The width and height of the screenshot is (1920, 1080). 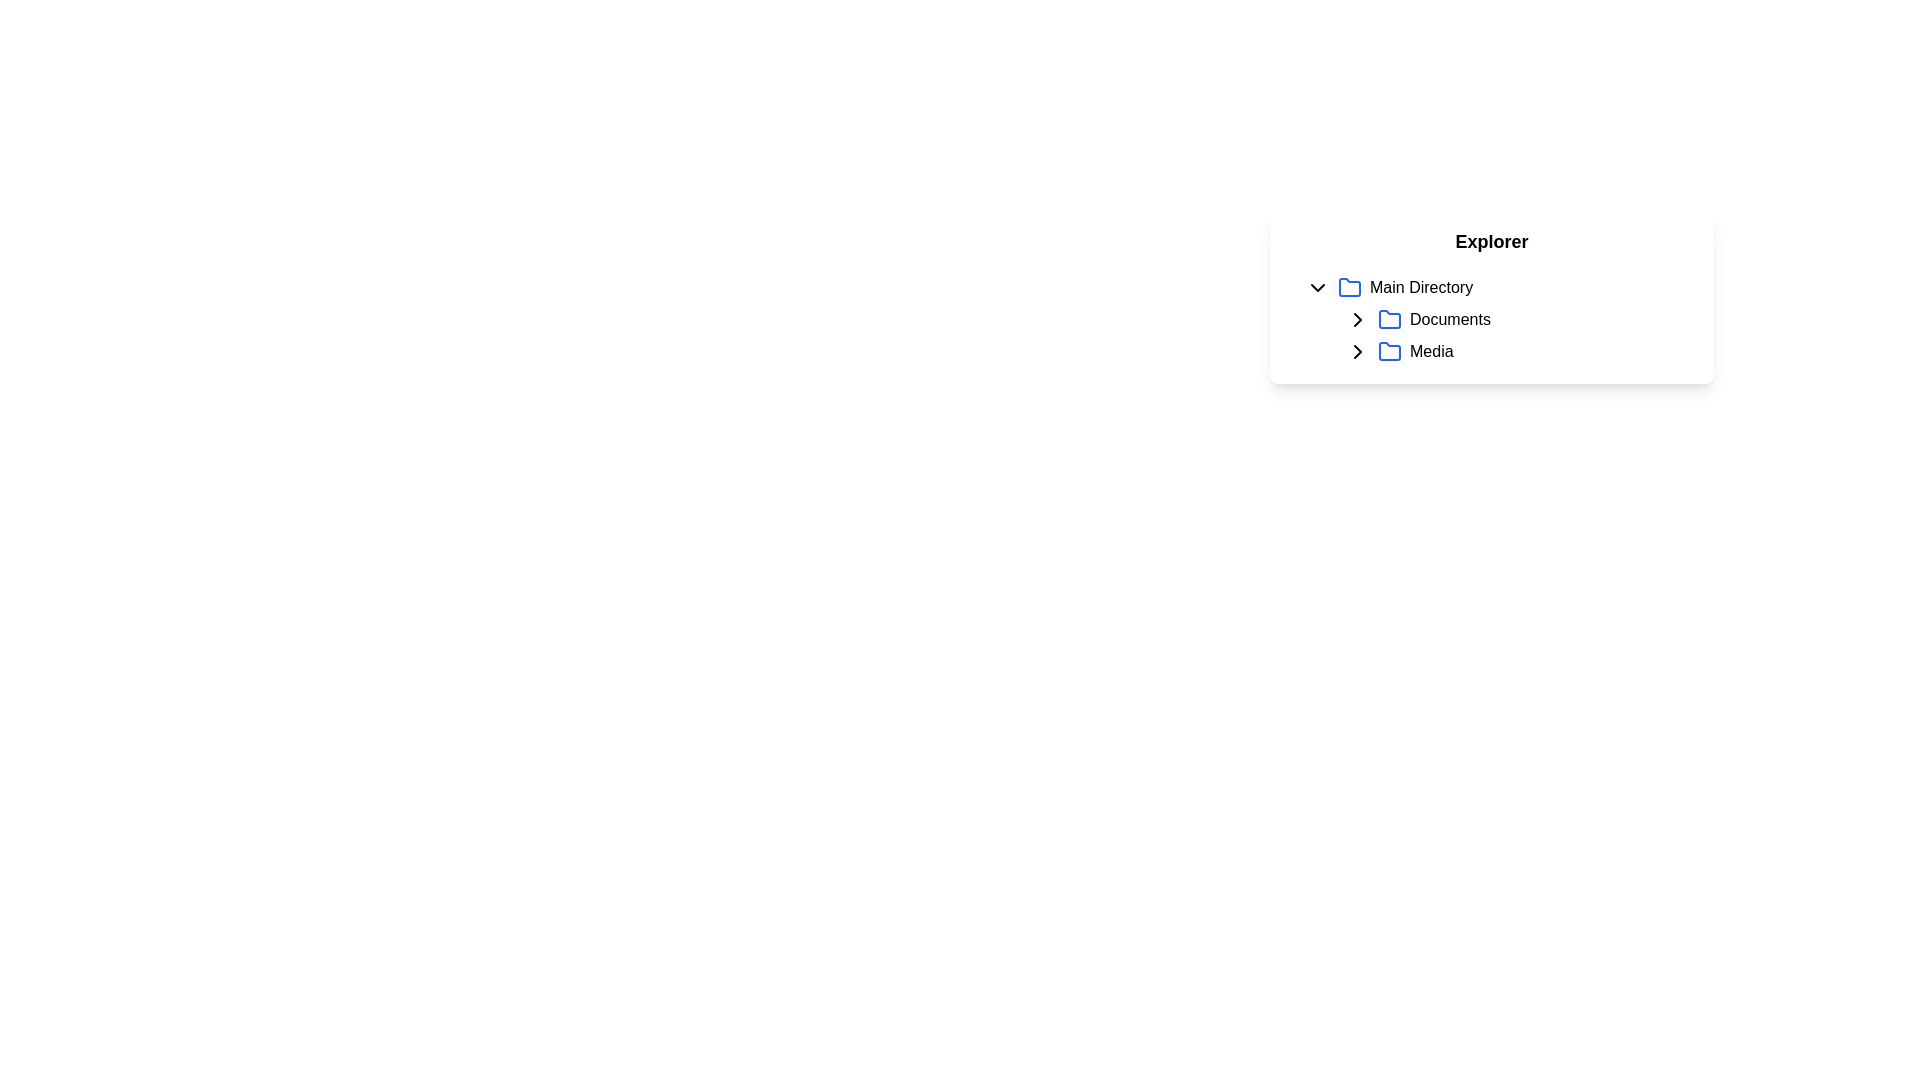 What do you see at coordinates (1358, 319) in the screenshot?
I see `the chevron icon indicating the expandable or collapsible section in the Explorer list next to the 'Documents' folder` at bounding box center [1358, 319].